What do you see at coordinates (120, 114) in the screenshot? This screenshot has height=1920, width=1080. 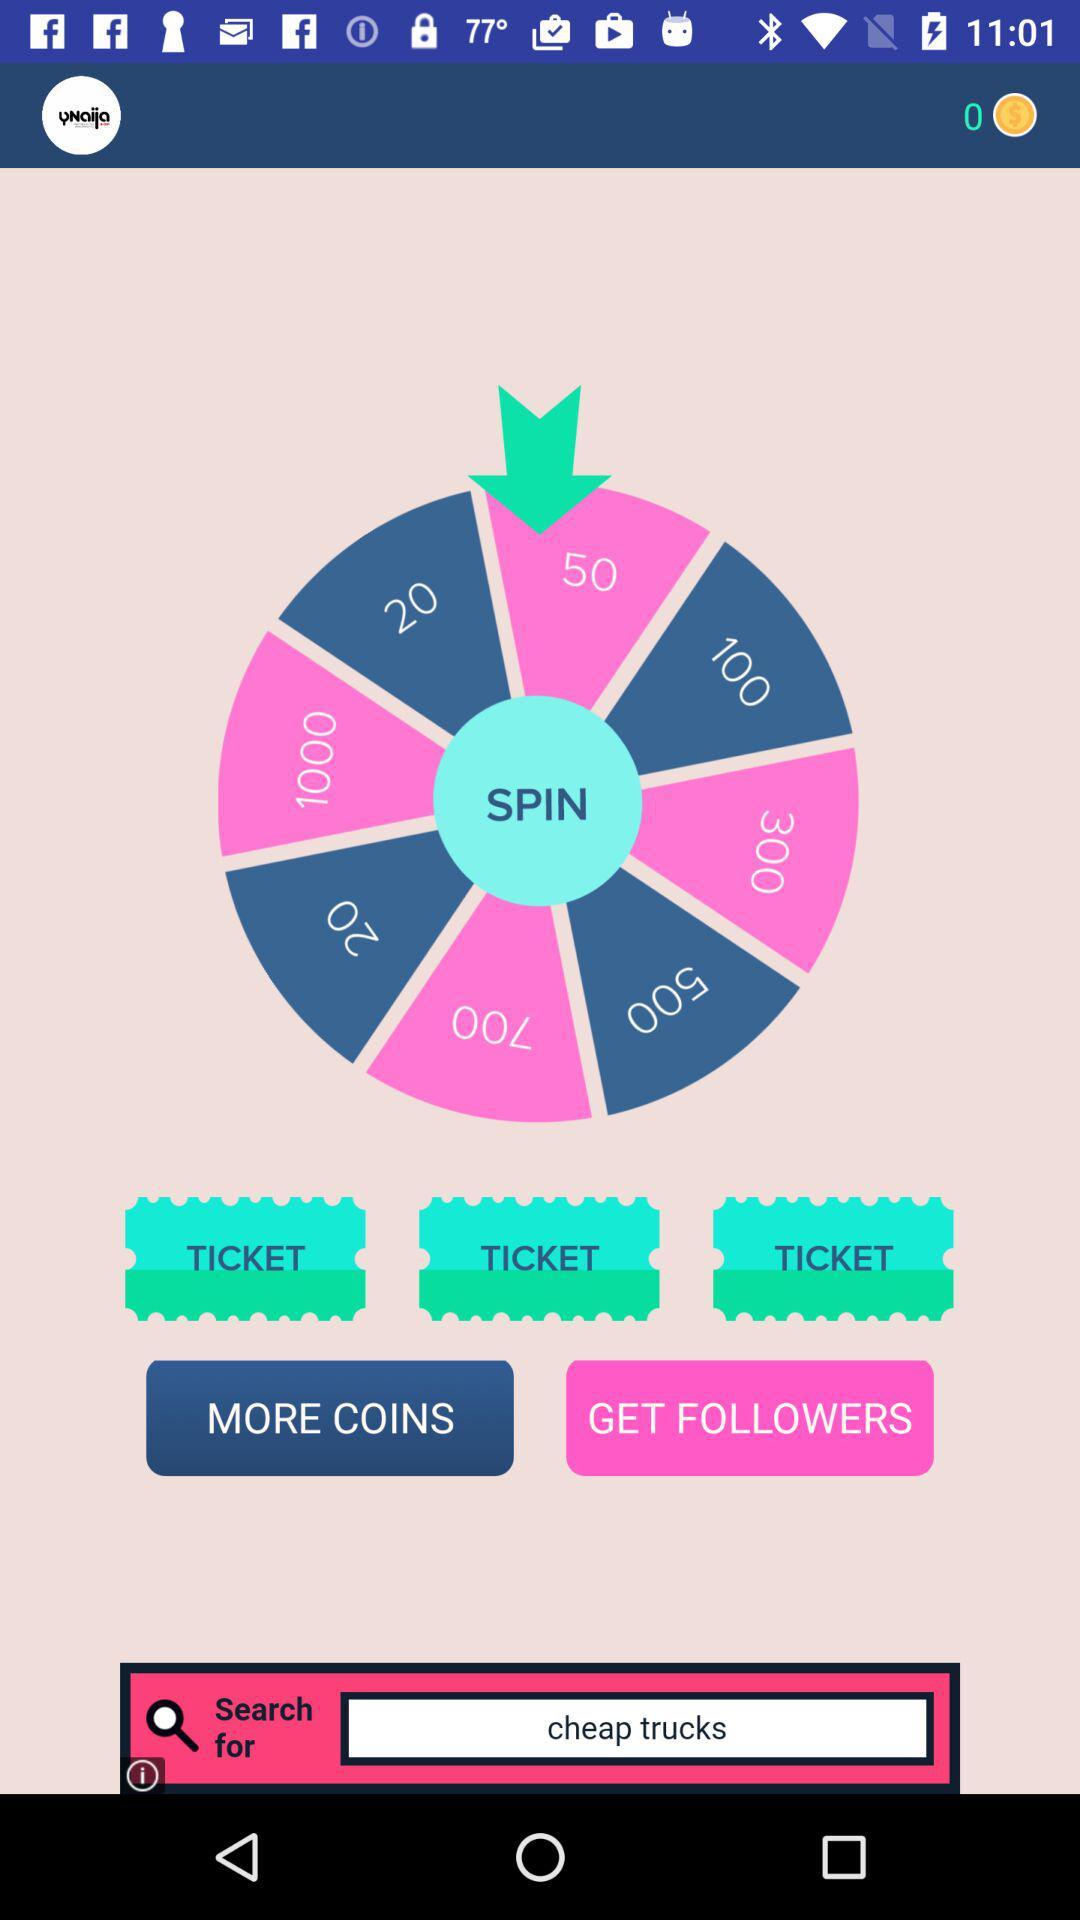 I see `icon at the top left corner` at bounding box center [120, 114].